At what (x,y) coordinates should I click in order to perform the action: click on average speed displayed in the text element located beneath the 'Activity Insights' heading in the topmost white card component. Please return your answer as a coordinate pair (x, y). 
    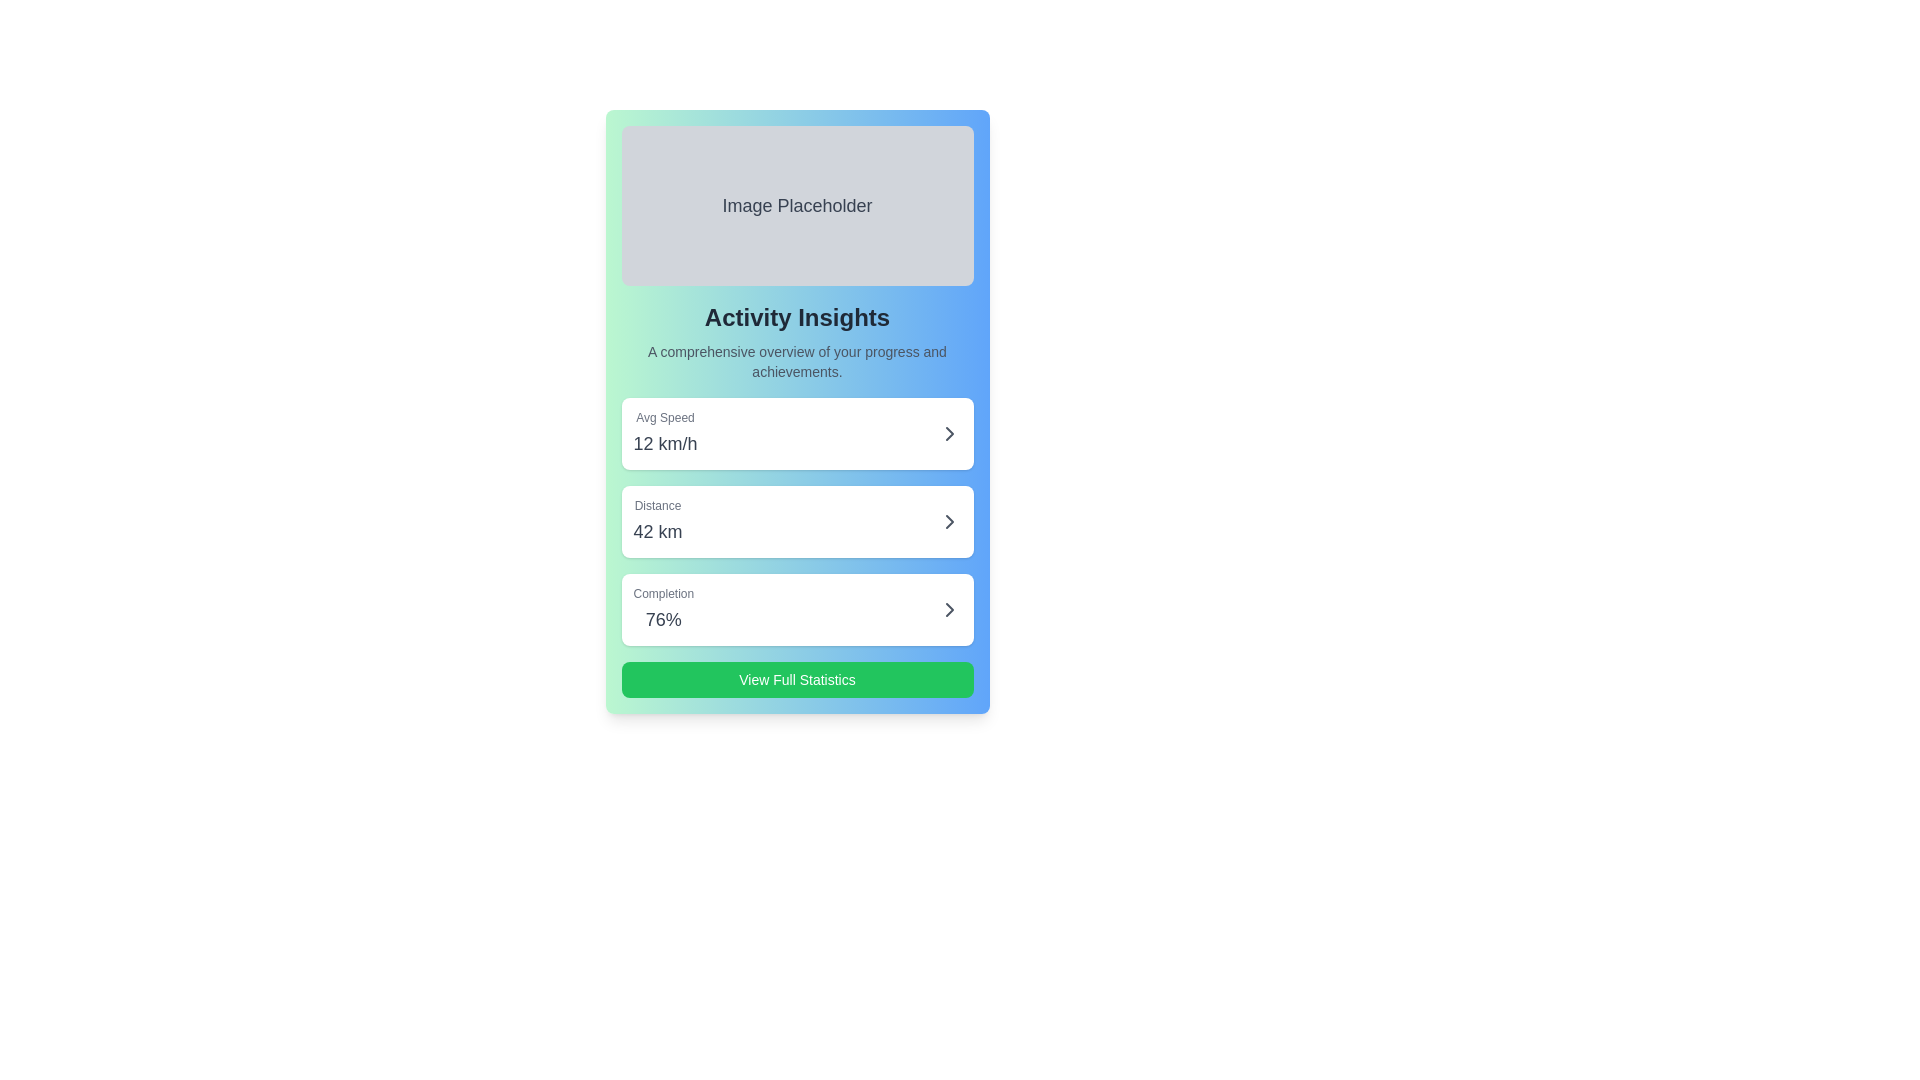
    Looking at the image, I should click on (665, 433).